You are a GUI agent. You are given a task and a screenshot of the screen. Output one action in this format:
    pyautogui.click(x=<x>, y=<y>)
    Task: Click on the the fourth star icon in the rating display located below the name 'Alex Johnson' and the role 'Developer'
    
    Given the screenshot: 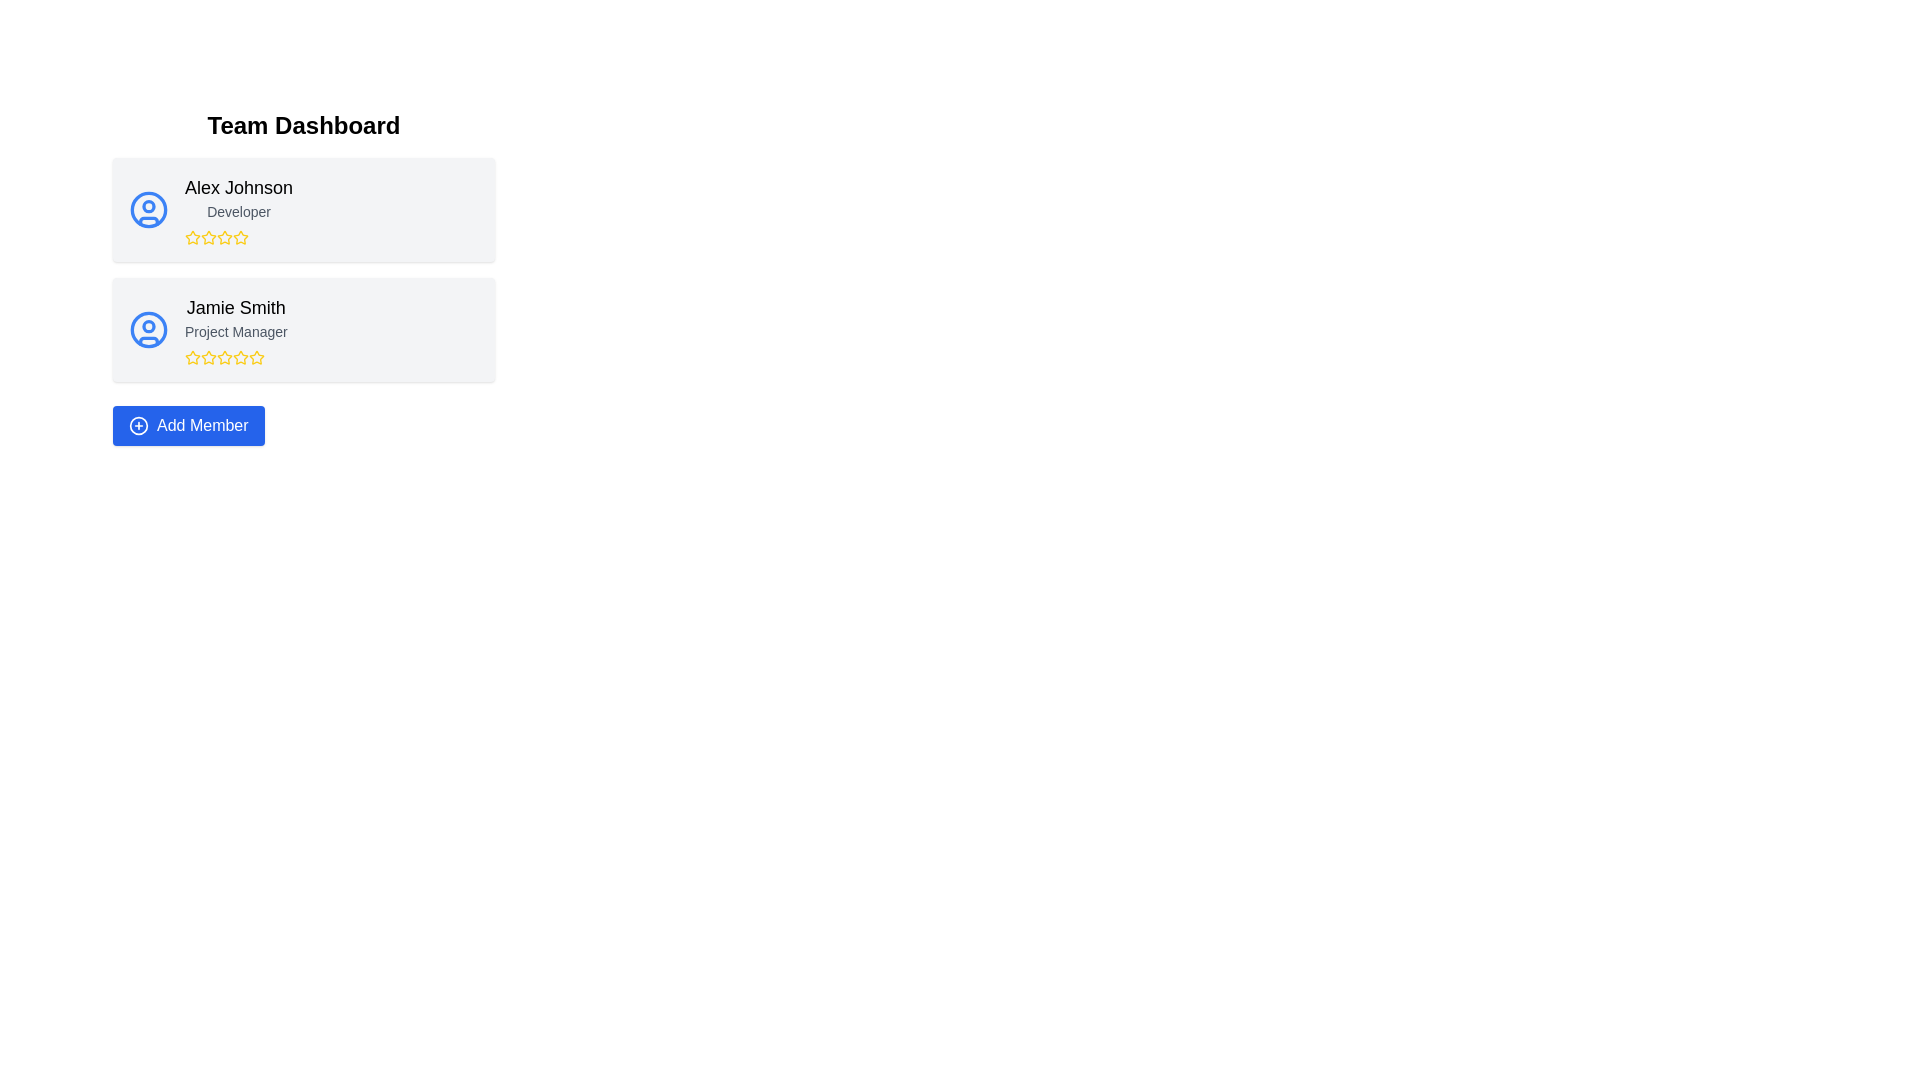 What is the action you would take?
    pyautogui.click(x=240, y=237)
    